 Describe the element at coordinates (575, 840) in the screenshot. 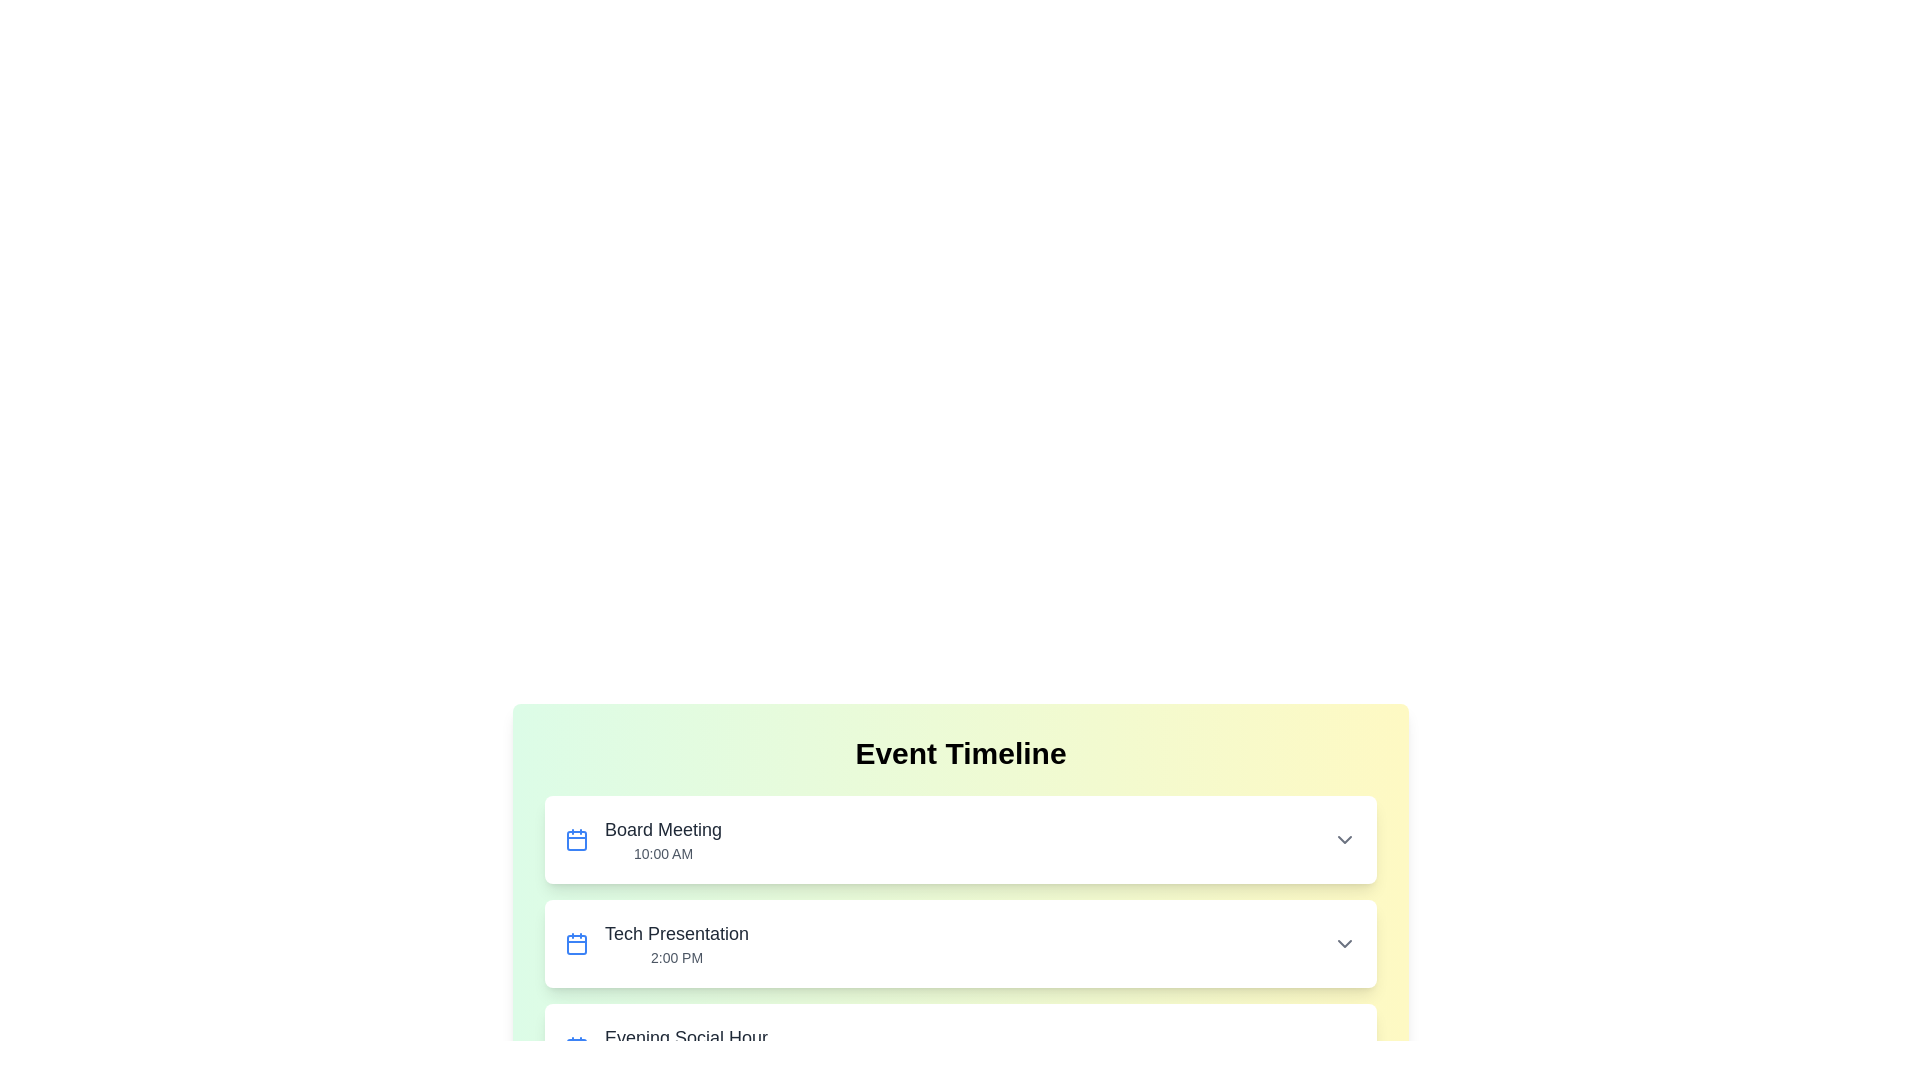

I see `the rounded rectangle within the calendar icon that has a blue stroke, which is centrally located in the calendar grid` at that location.